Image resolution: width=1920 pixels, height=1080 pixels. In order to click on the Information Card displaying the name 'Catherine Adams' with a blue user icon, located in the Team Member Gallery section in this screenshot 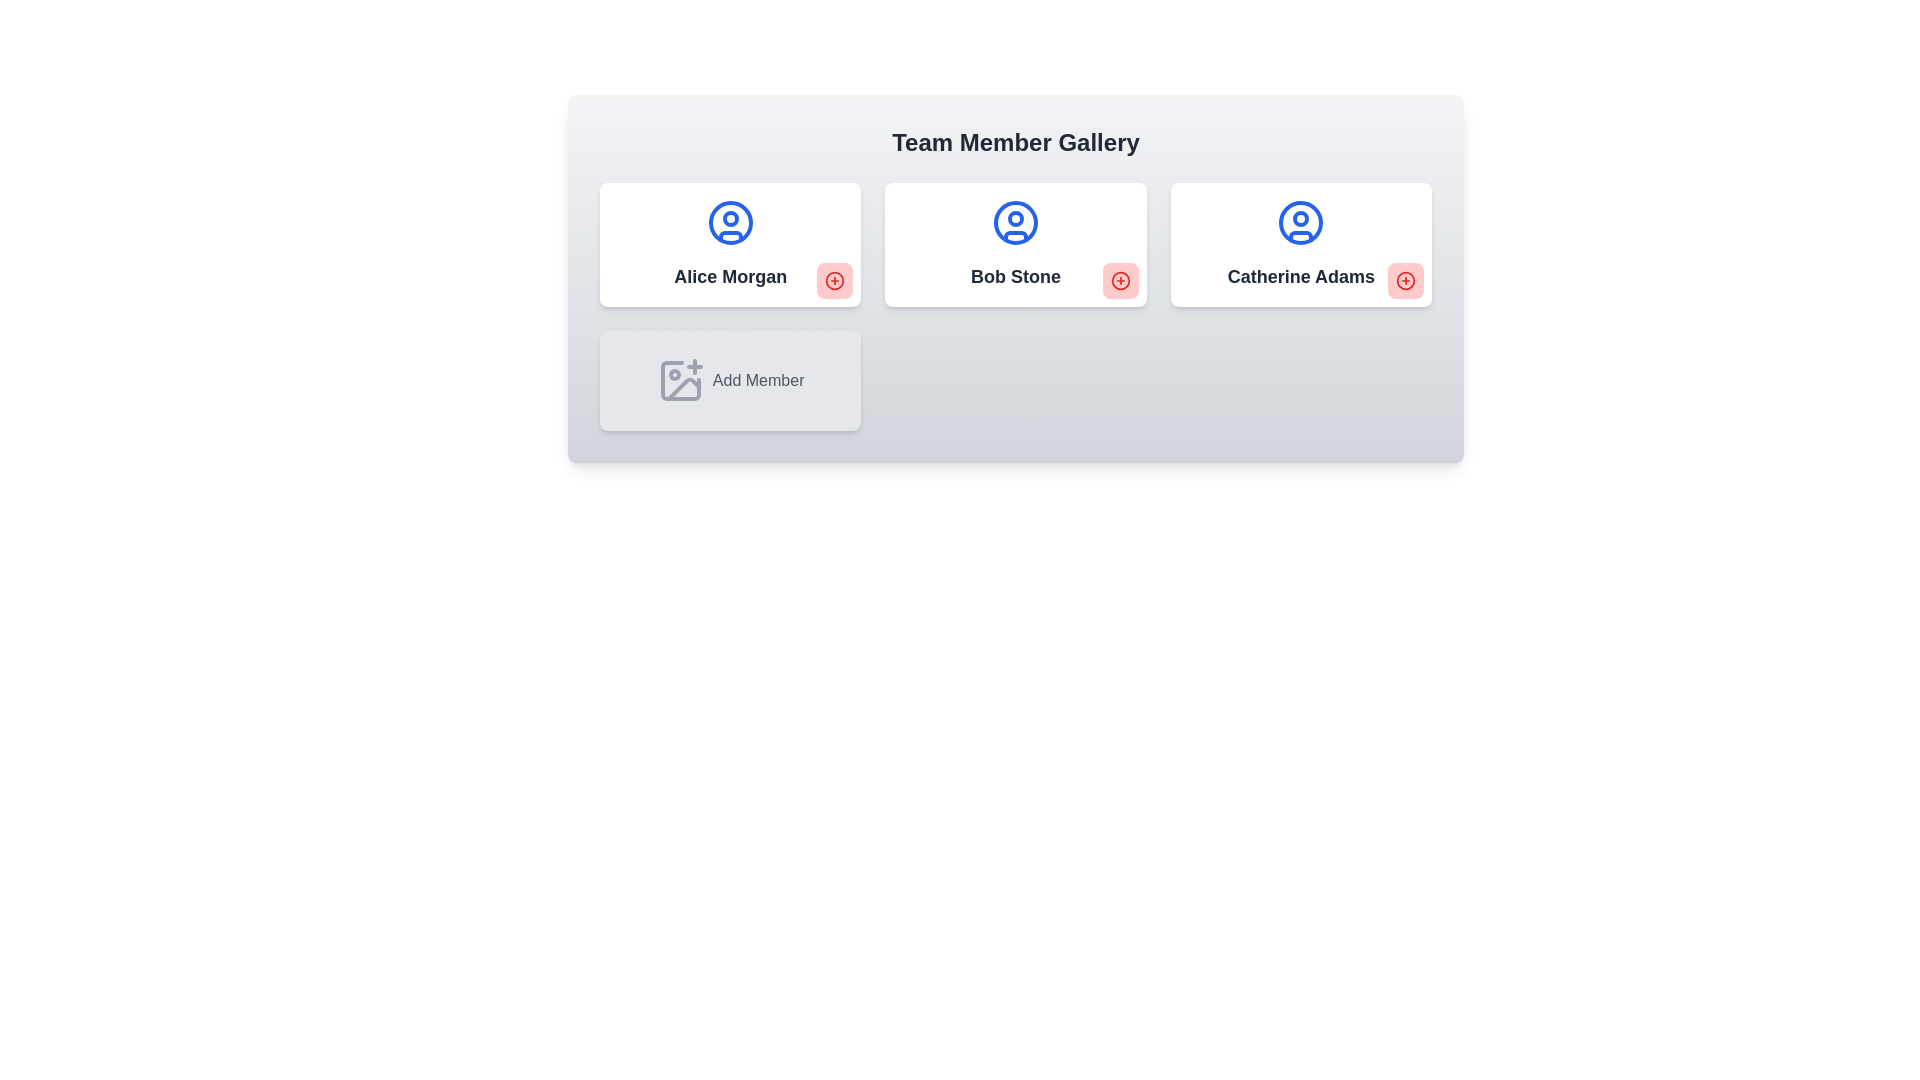, I will do `click(1300, 244)`.